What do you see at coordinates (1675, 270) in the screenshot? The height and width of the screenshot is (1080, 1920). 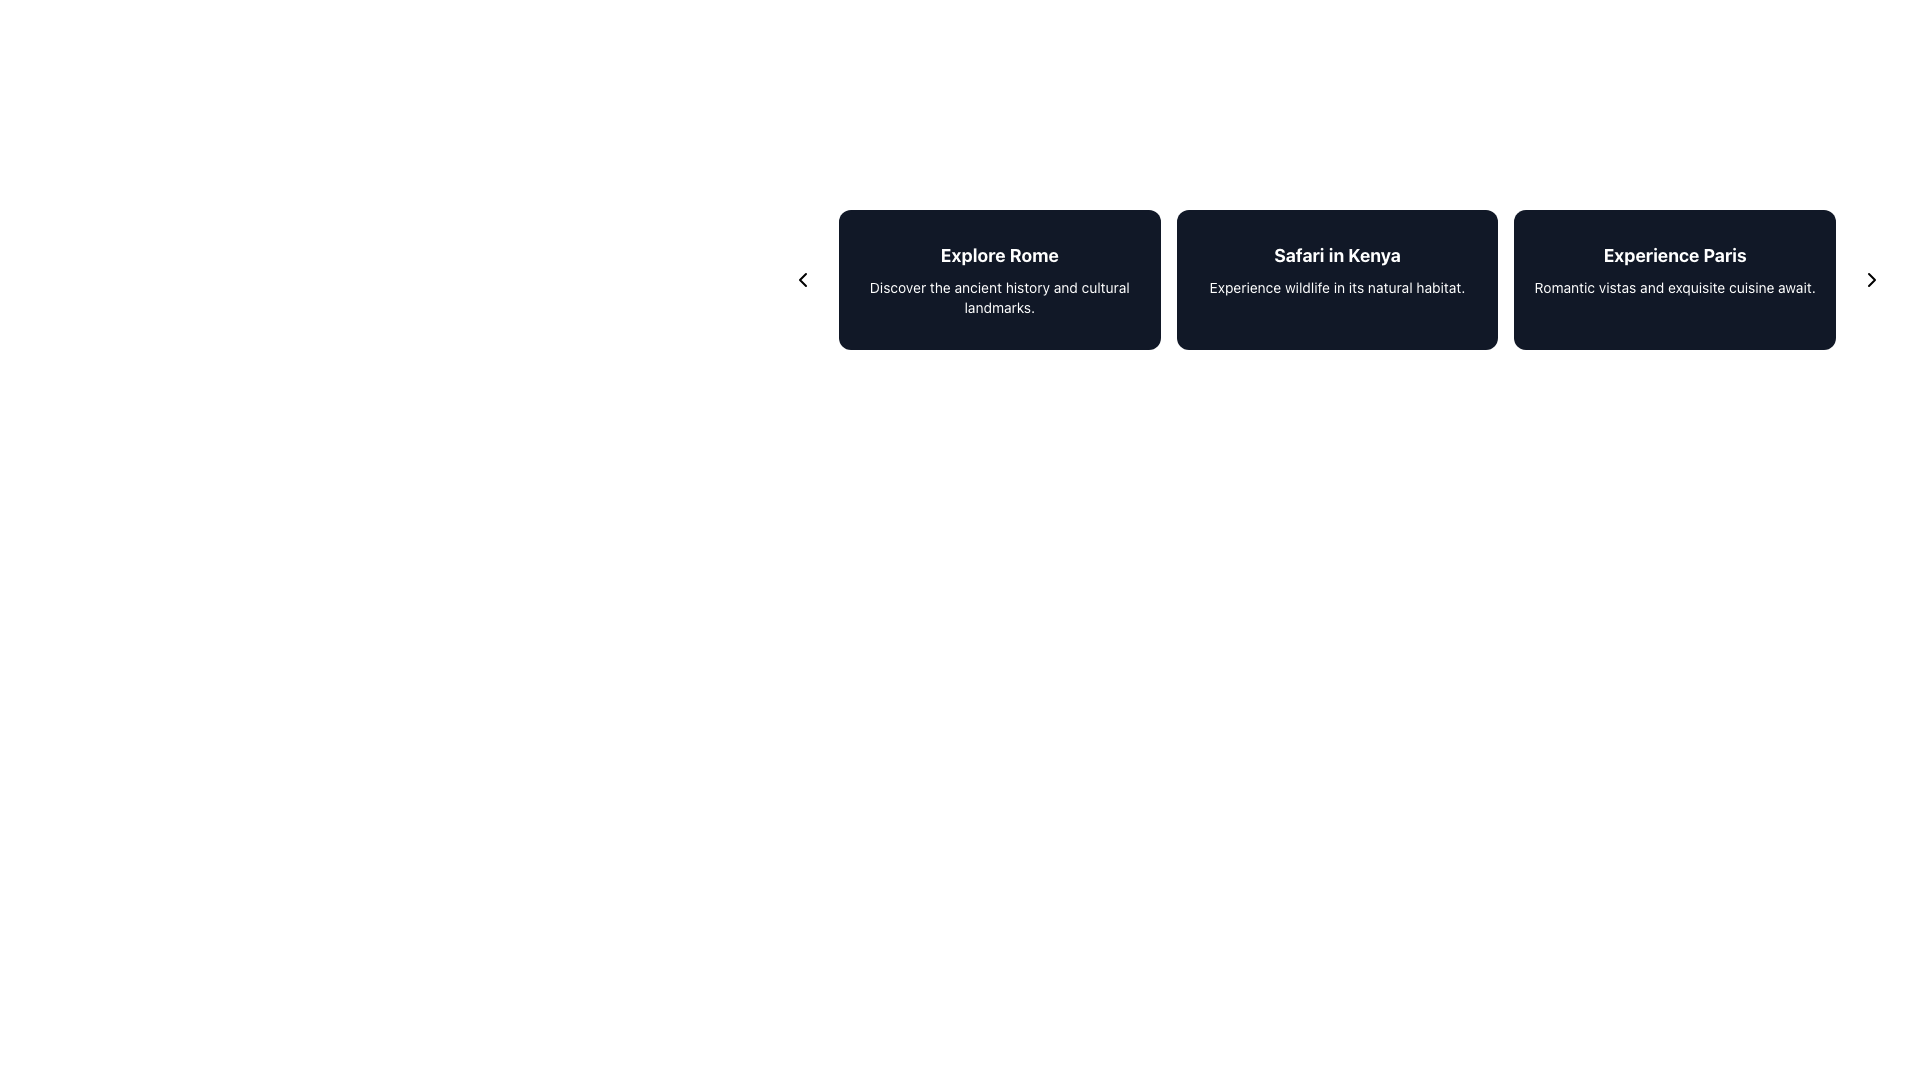 I see `descriptive text block component titled 'Experience Paris' that contains the subtext 'Romantic vistas and exquisite cuisine await.'` at bounding box center [1675, 270].